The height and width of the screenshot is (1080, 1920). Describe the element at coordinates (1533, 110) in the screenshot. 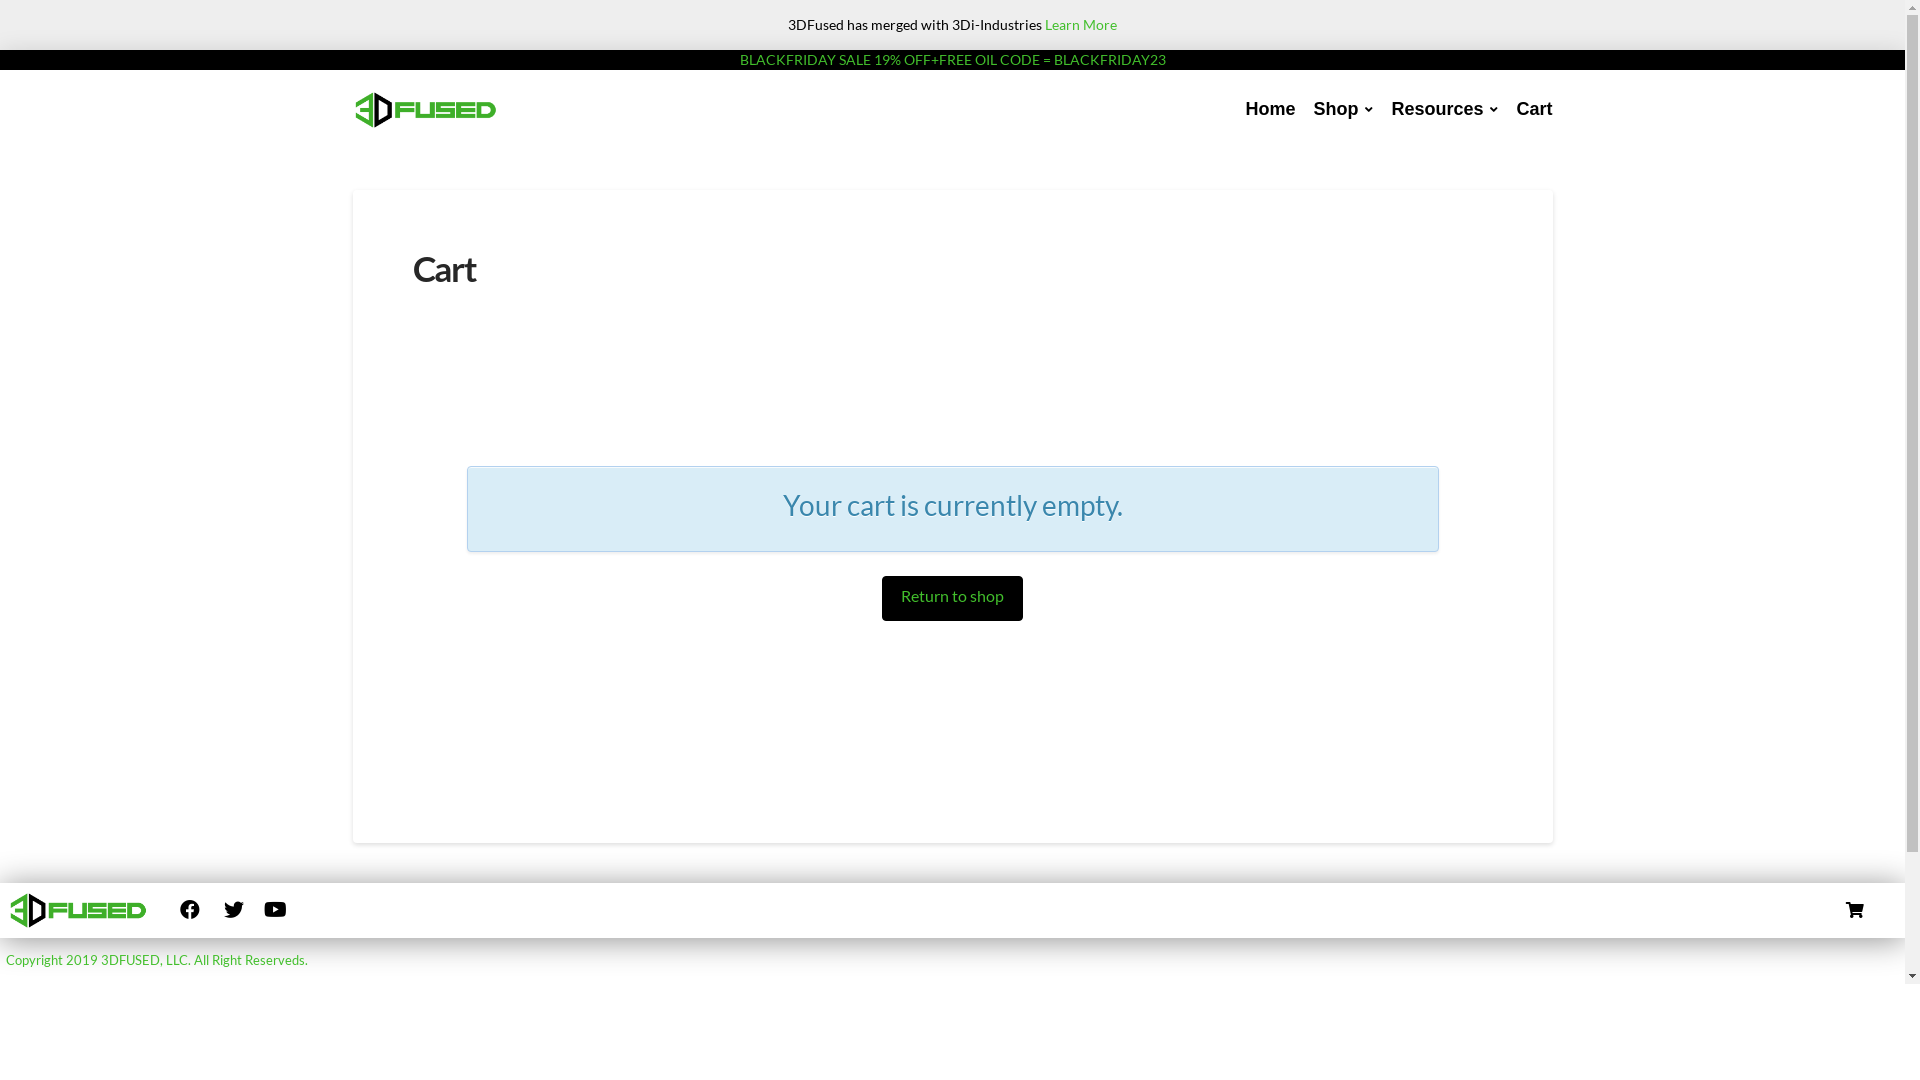

I see `'Cart'` at that location.